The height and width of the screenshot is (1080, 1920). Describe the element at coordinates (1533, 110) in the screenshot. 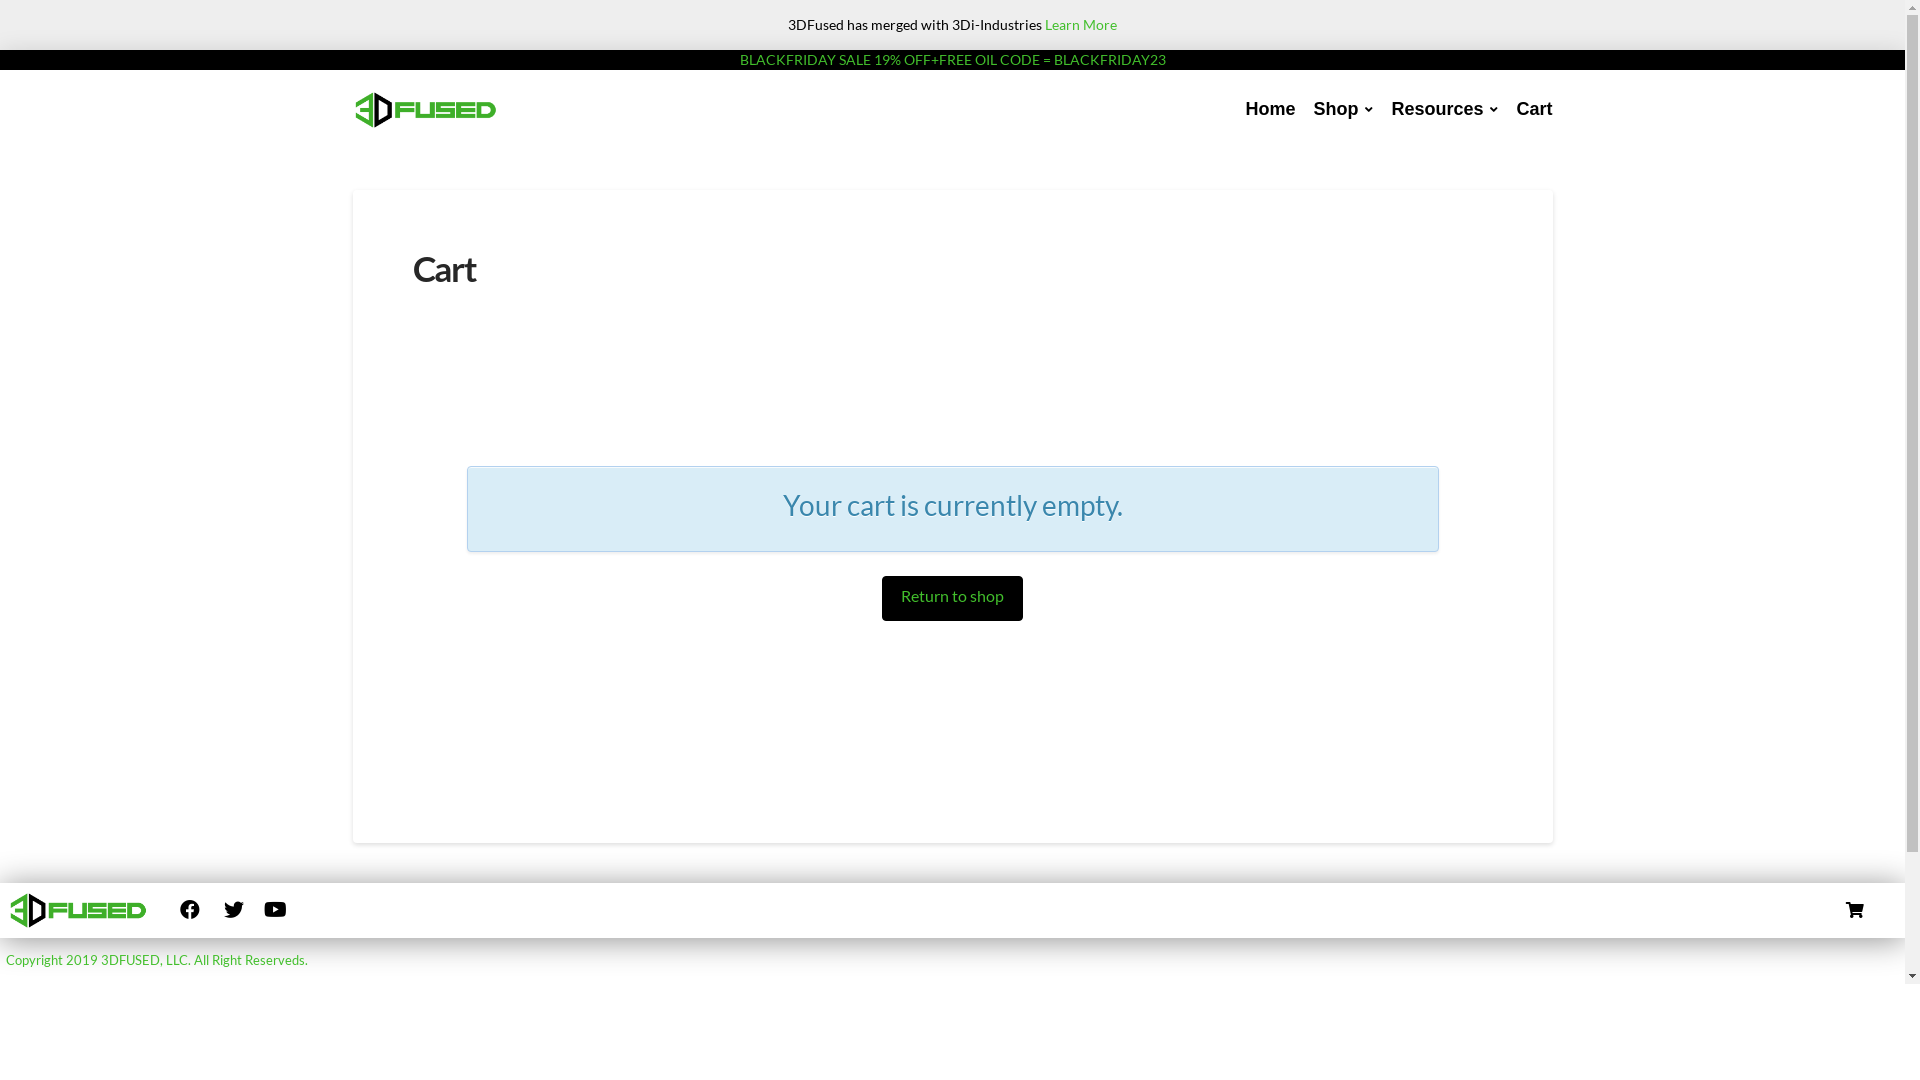

I see `'Cart'` at that location.